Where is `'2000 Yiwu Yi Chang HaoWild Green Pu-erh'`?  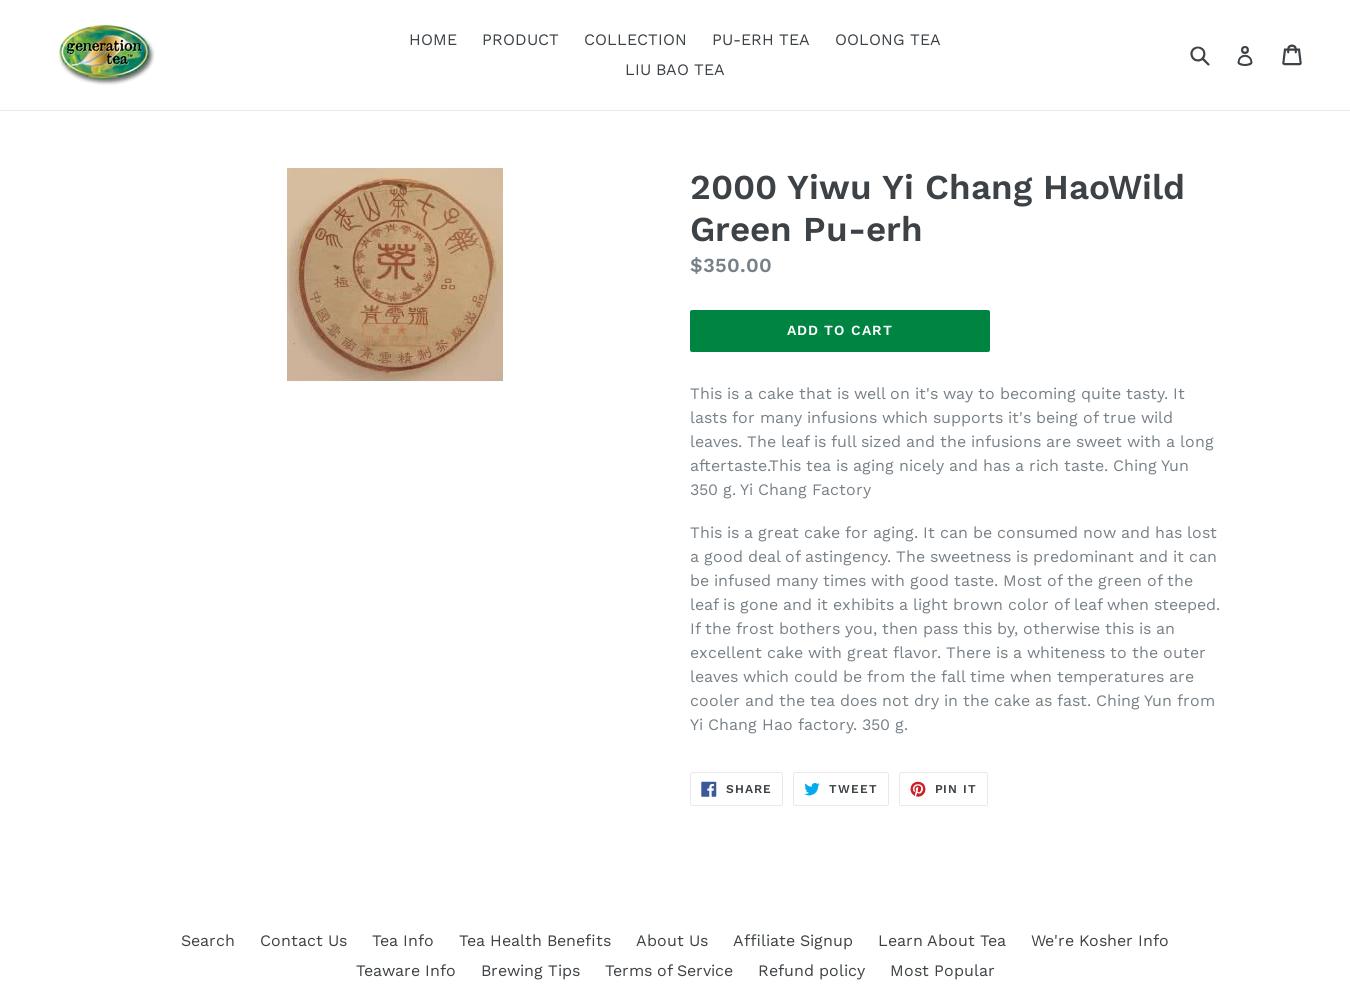
'2000 Yiwu Yi Chang HaoWild Green Pu-erh' is located at coordinates (688, 207).